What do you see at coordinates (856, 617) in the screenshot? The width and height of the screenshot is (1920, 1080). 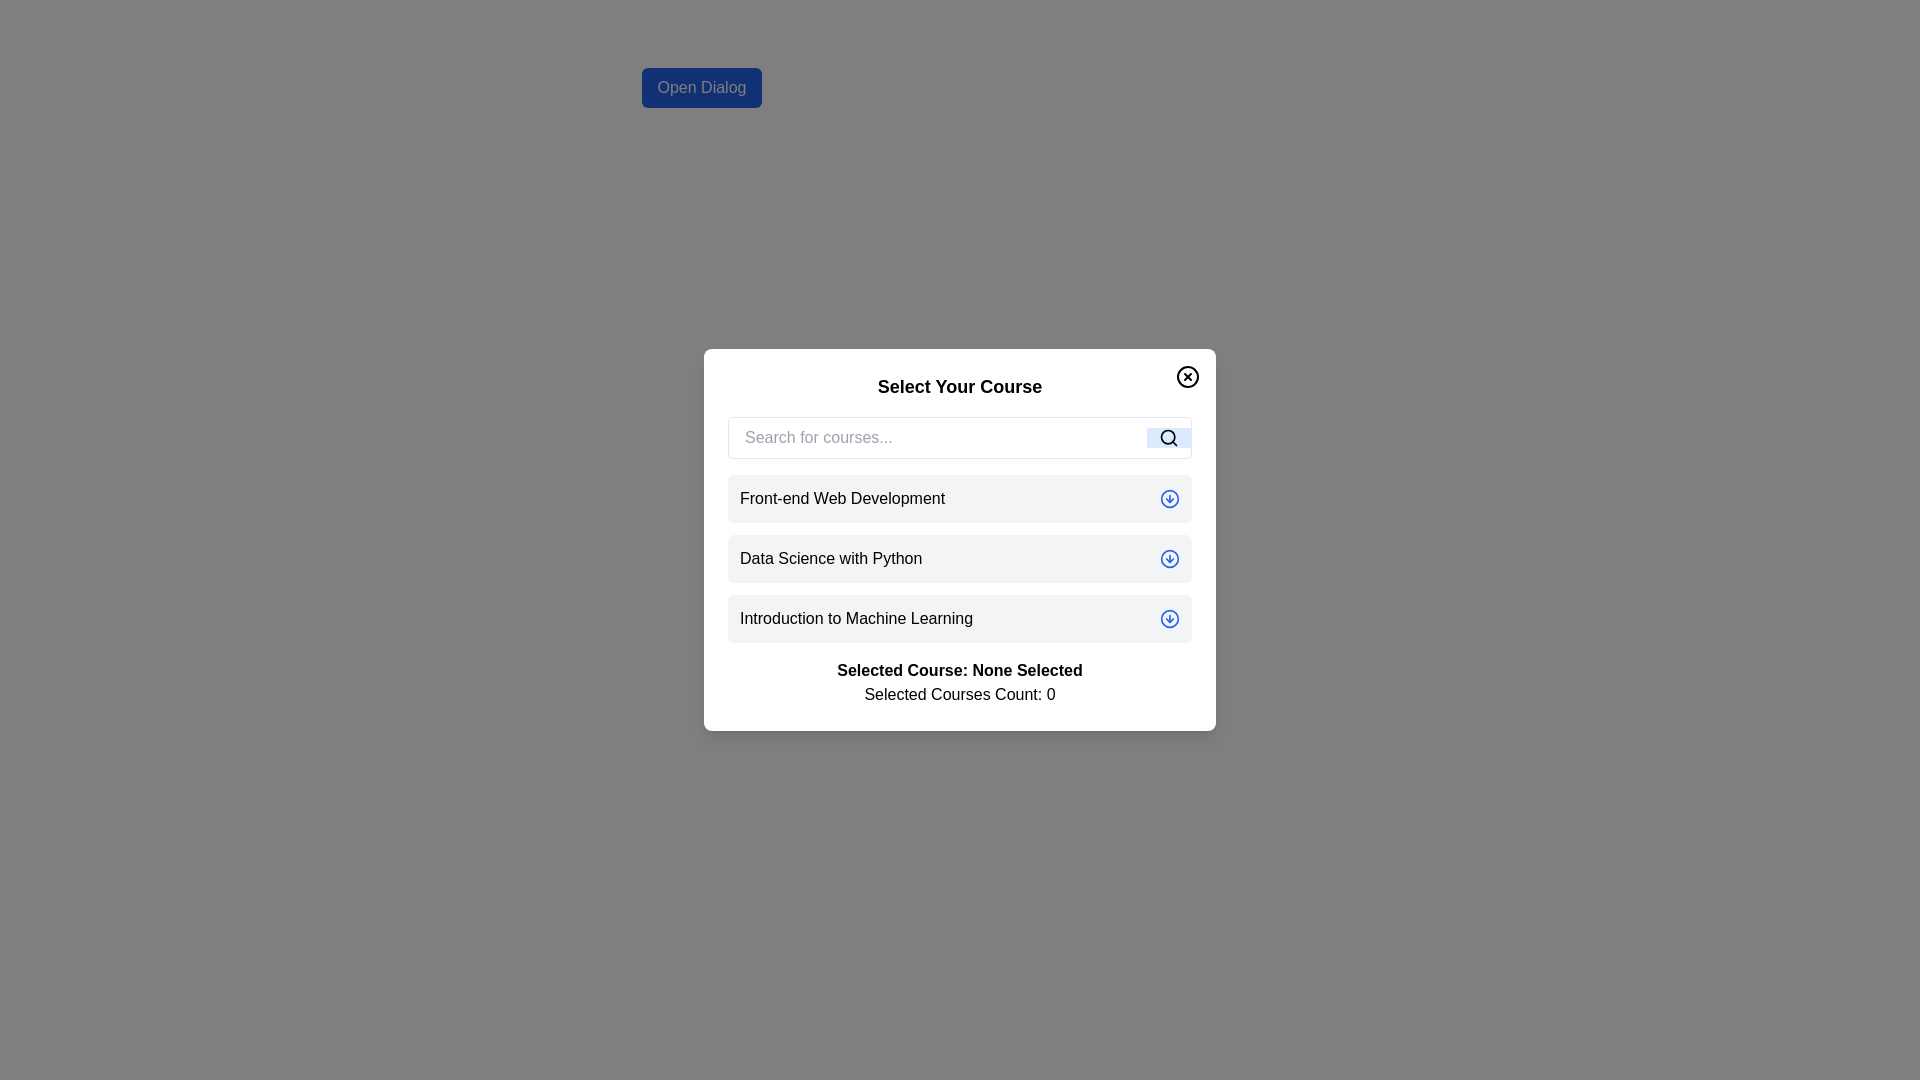 I see `the 'Introduction to Machine Learning' course selection item, which is displayed in bold black font on a light gray background` at bounding box center [856, 617].